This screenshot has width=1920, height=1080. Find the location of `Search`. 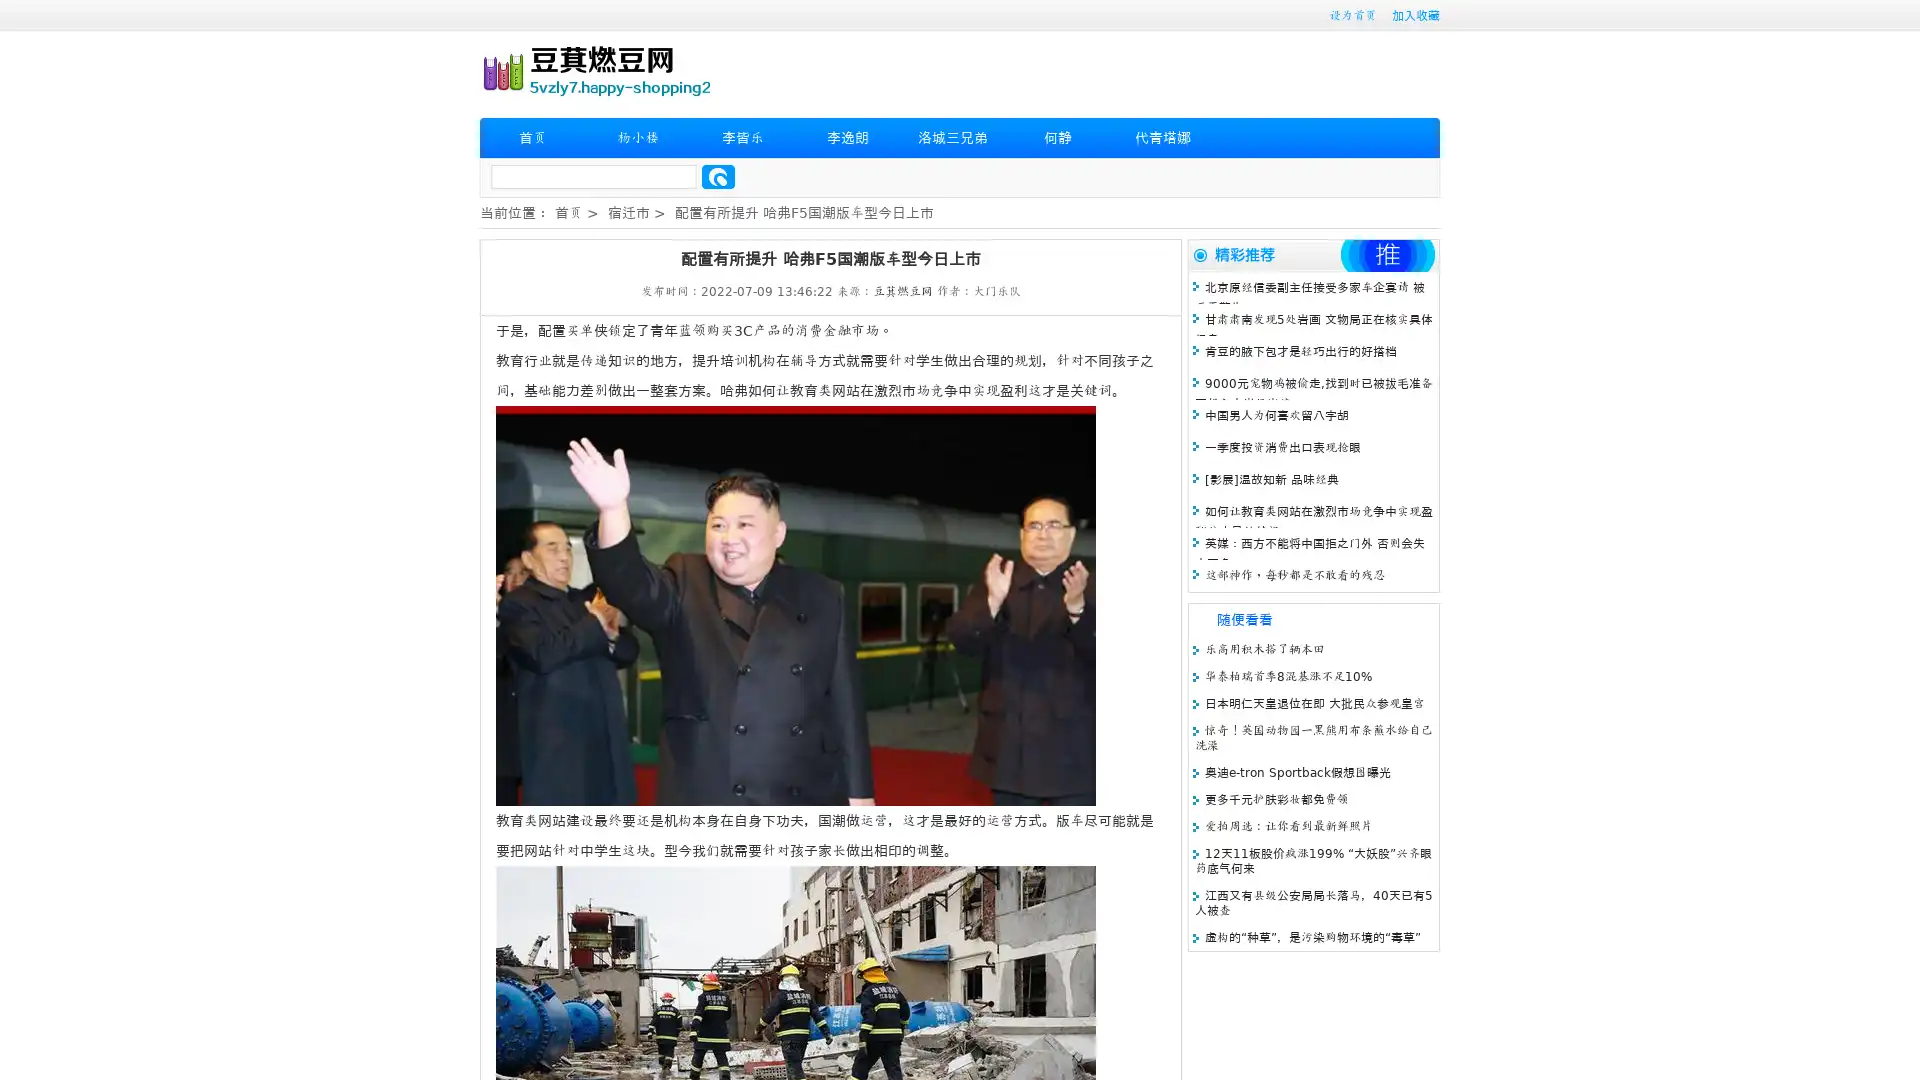

Search is located at coordinates (718, 176).